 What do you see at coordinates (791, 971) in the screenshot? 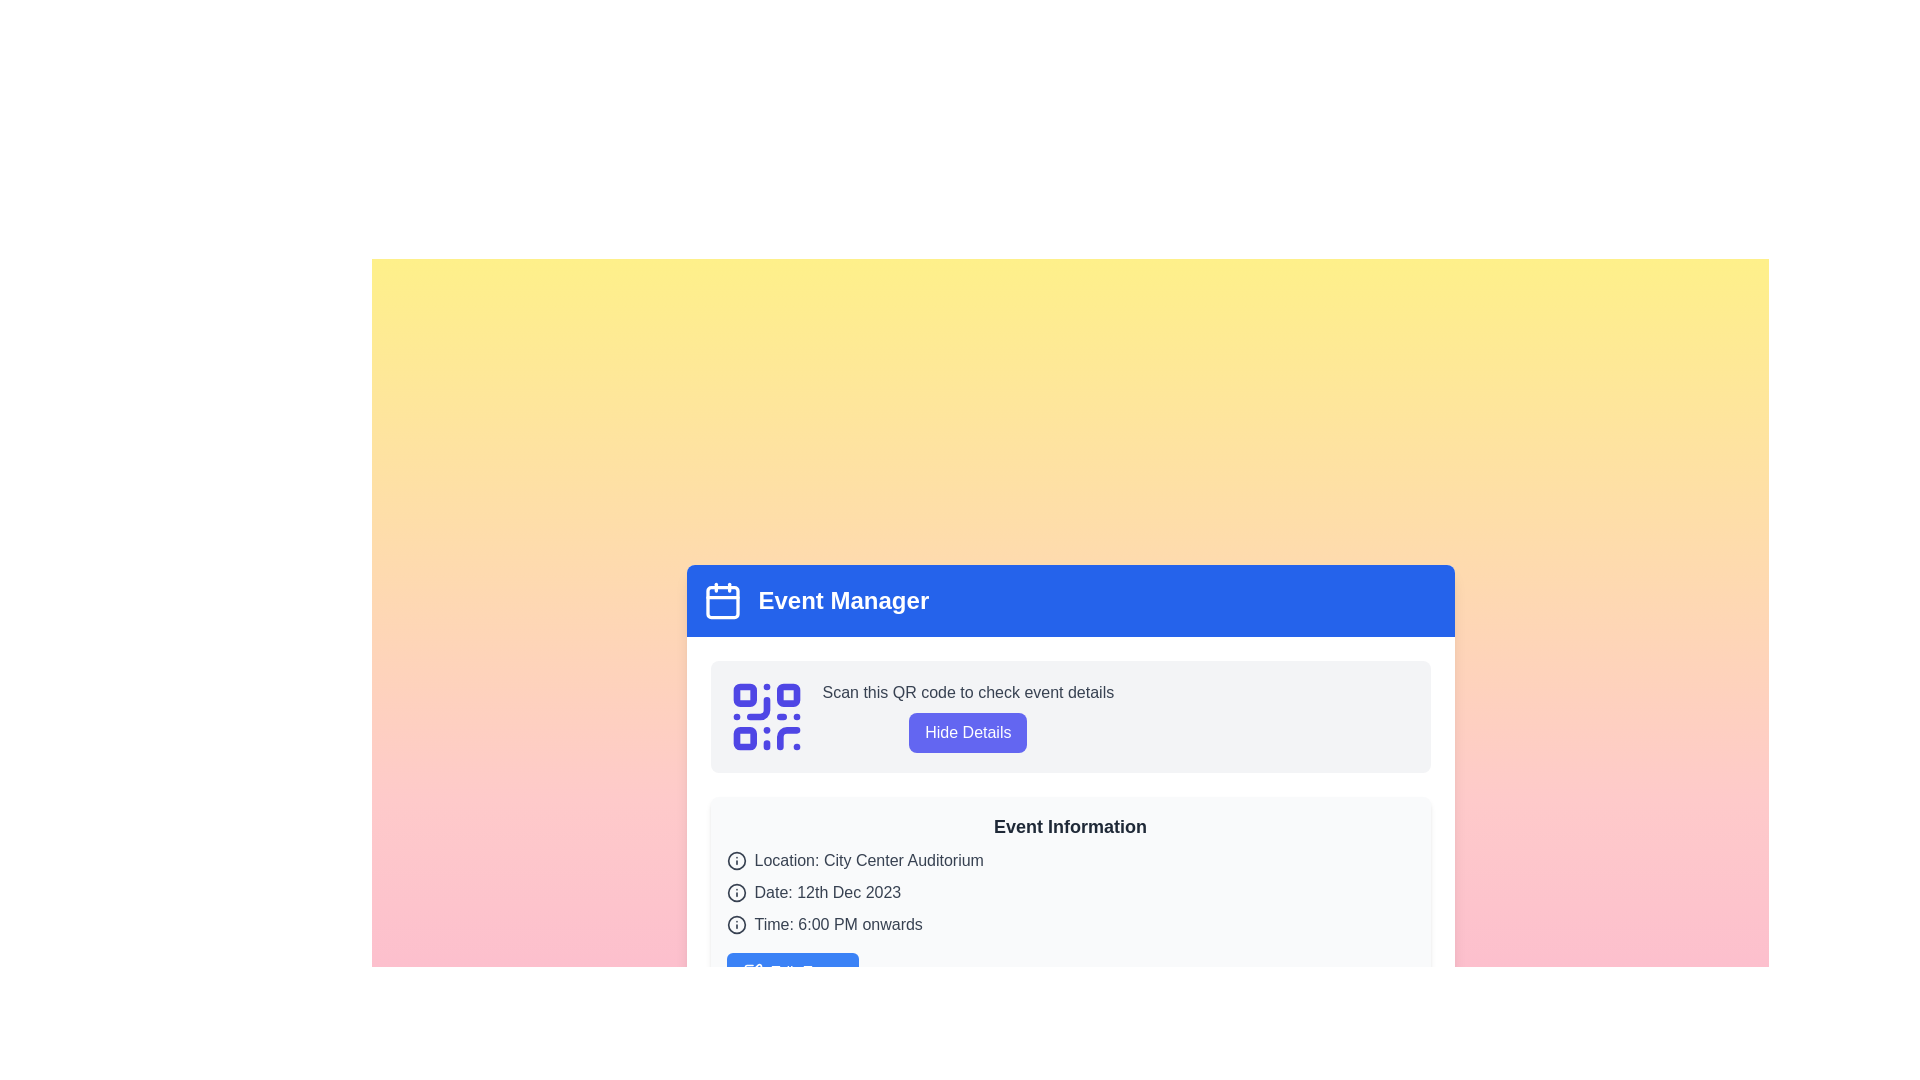
I see `the edit button located at the bottom of the event detail panel, just below the 'Event Information' section` at bounding box center [791, 971].